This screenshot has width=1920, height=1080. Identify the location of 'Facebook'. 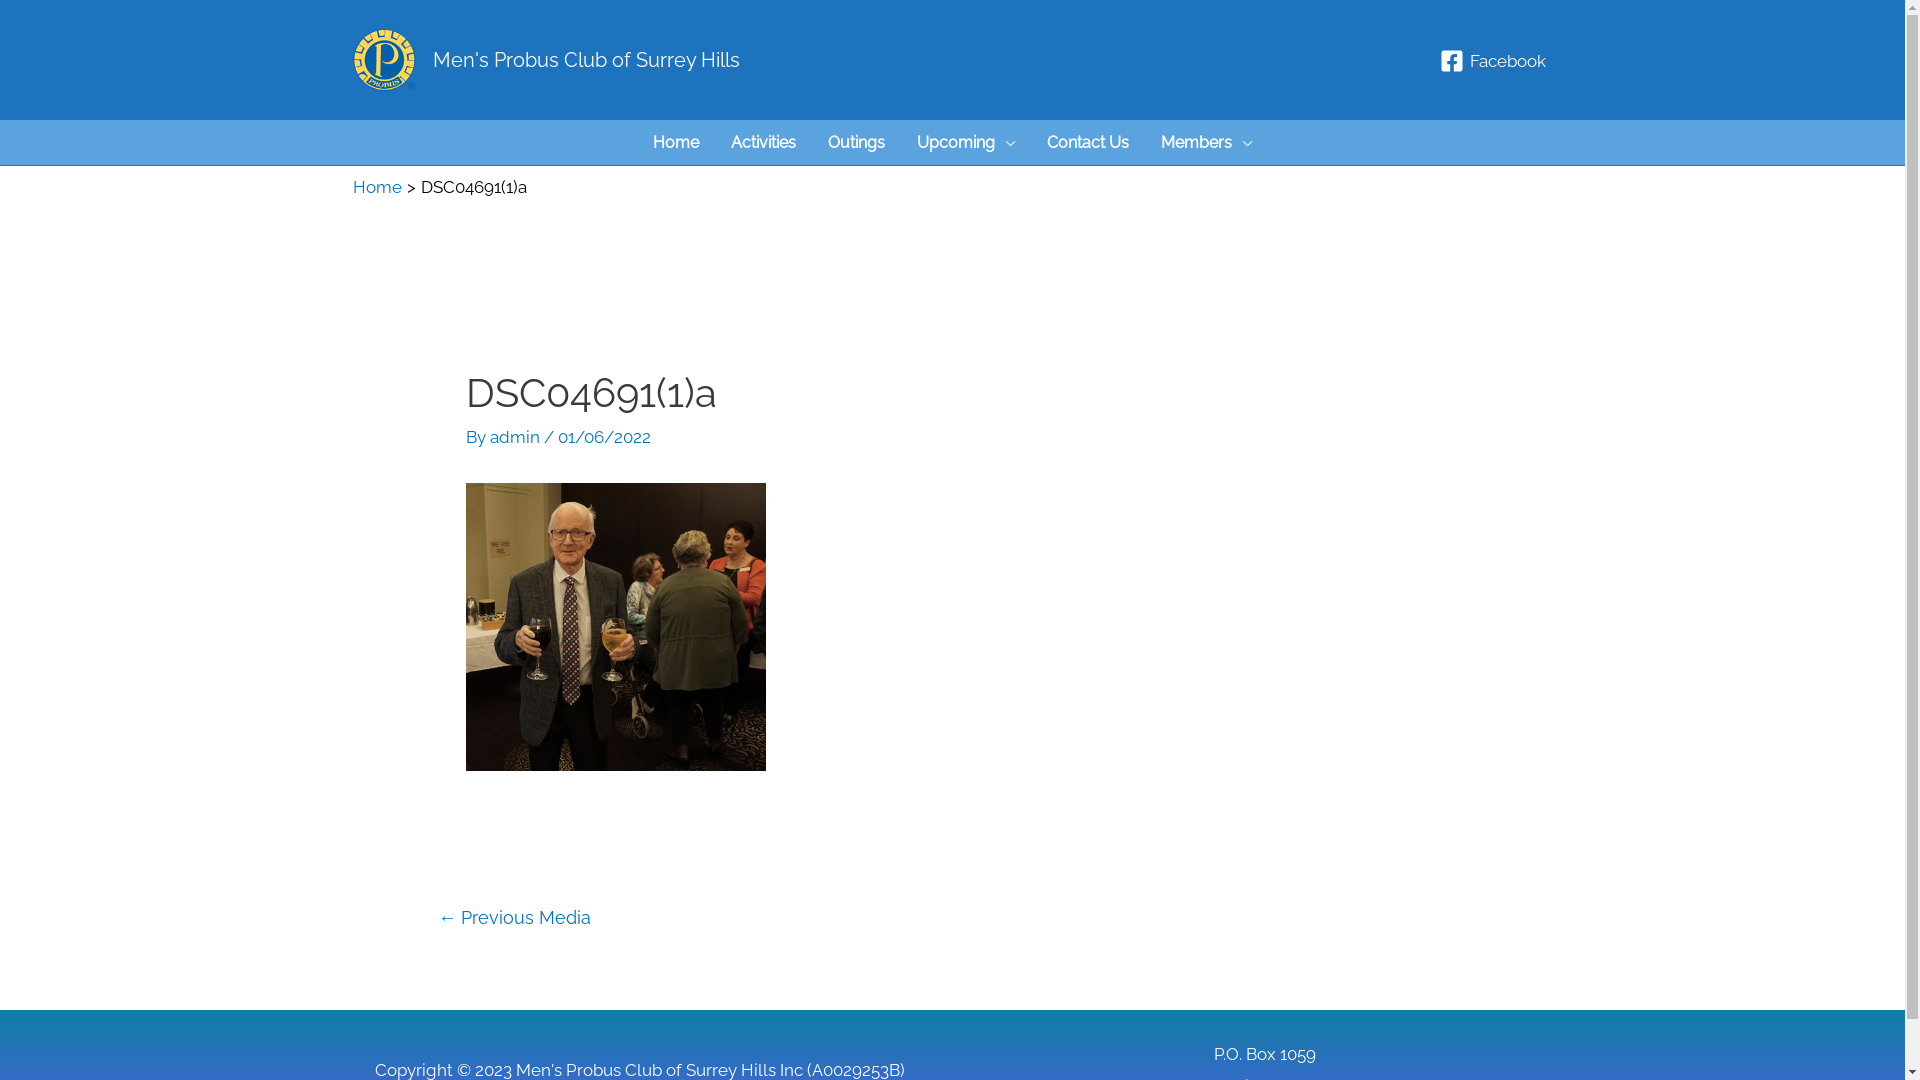
(1432, 60).